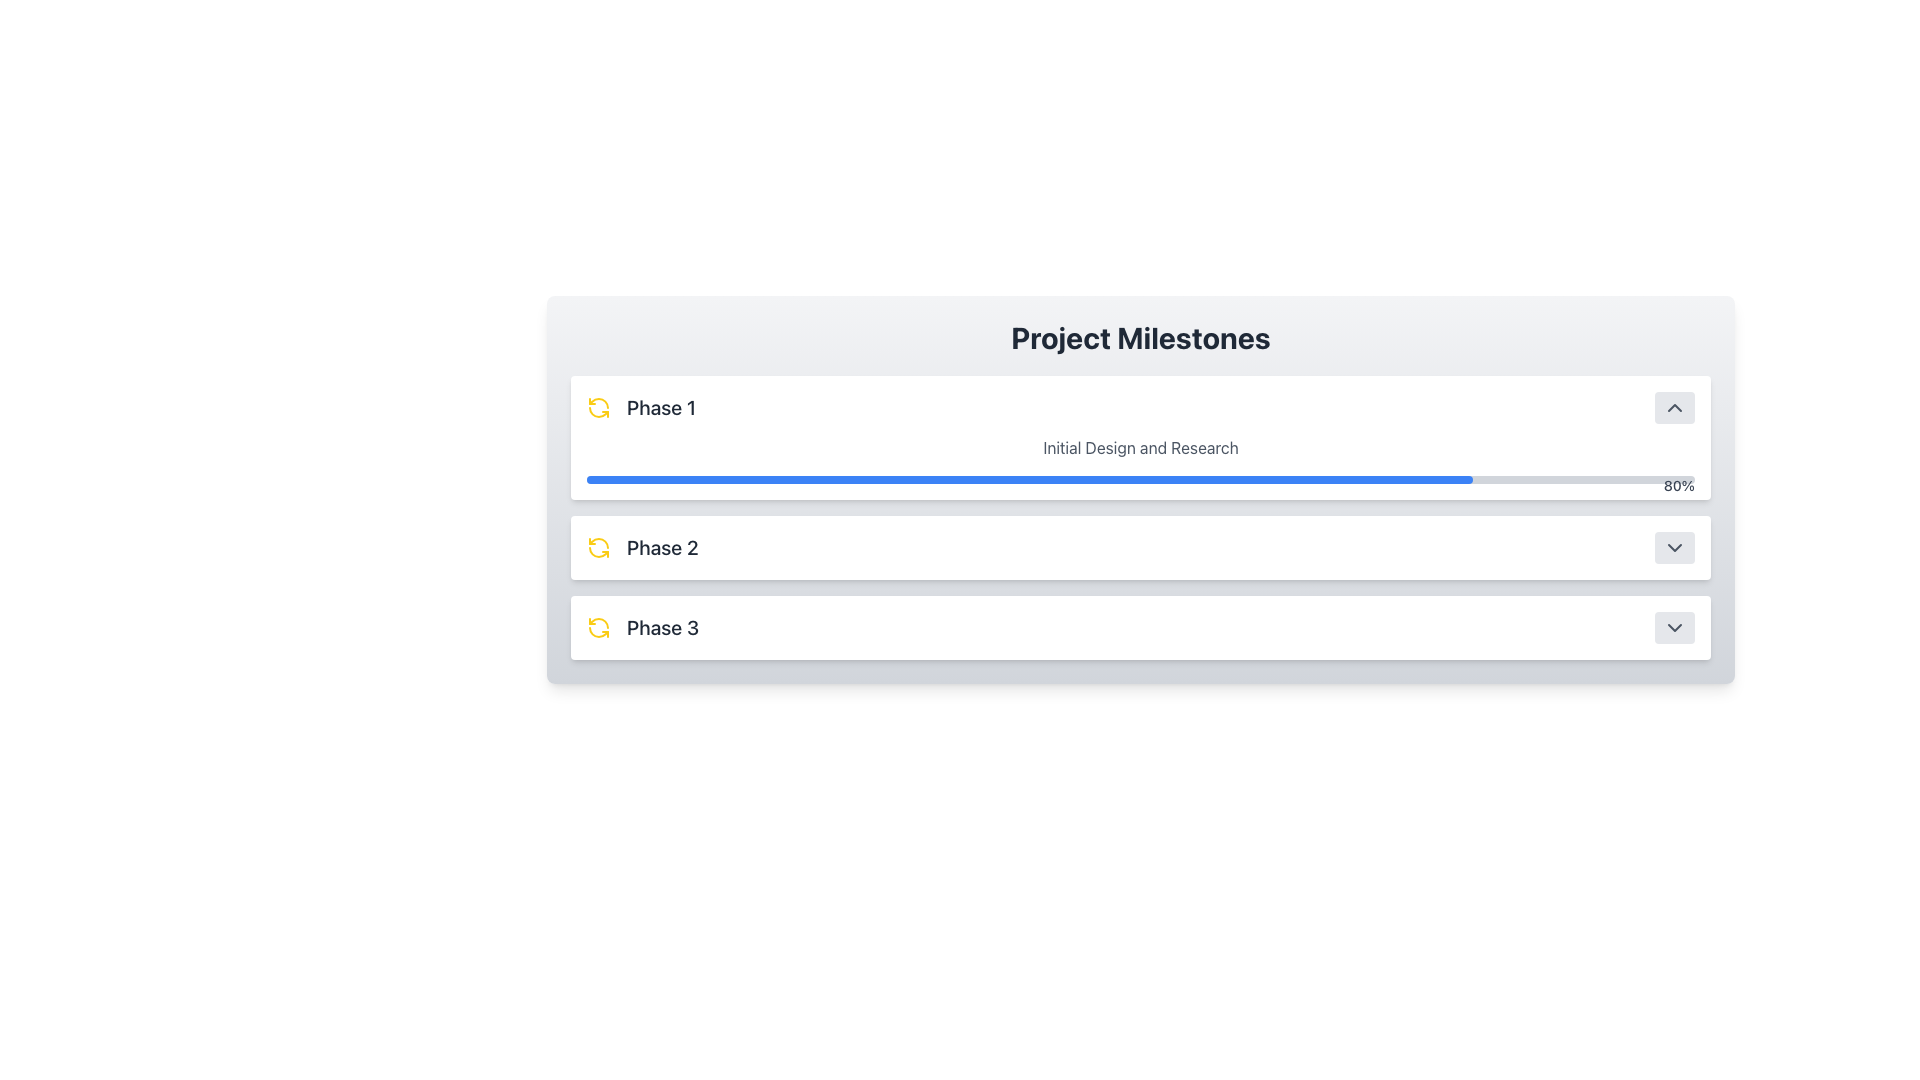  I want to click on the static text label 'Phase 1' which is styled with a large dark gray font and located within a white card, positioned next to a yellow circular refresh icon, so click(661, 407).